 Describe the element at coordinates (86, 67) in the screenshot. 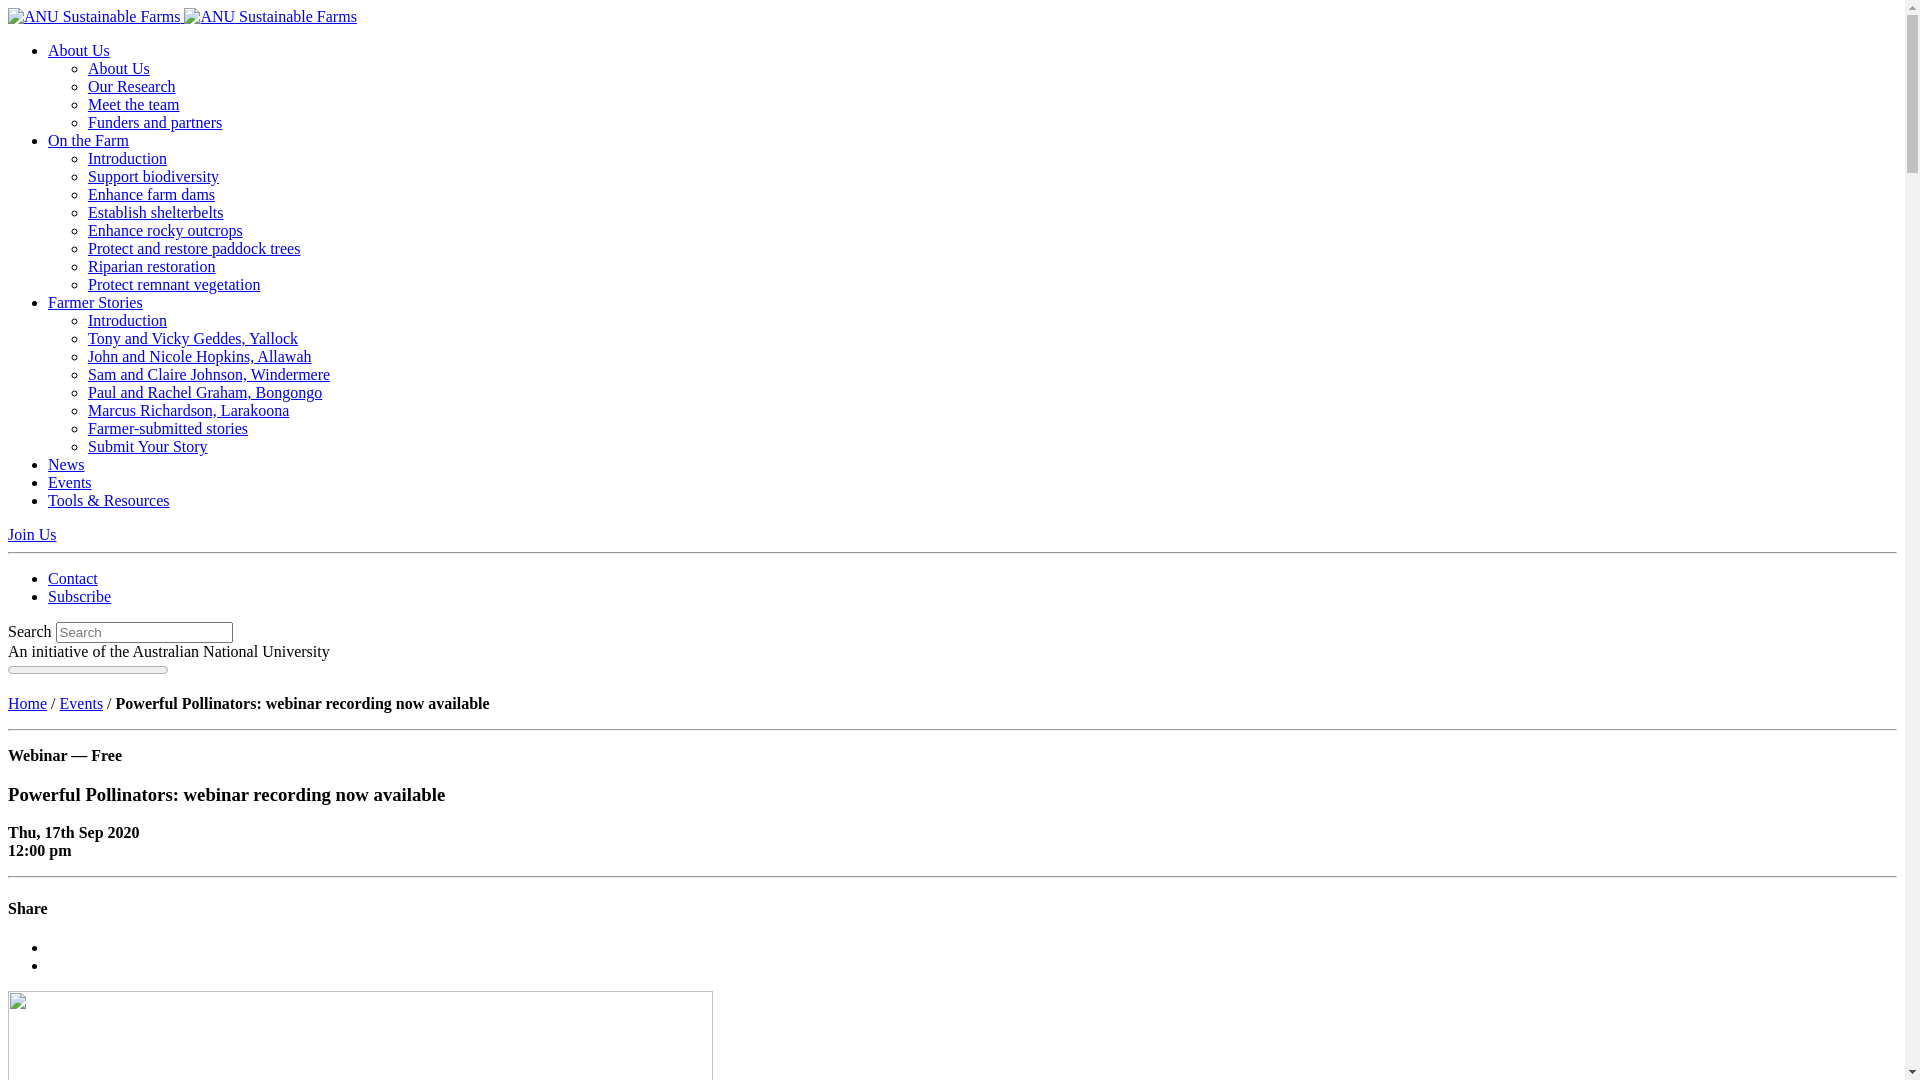

I see `'About Us'` at that location.